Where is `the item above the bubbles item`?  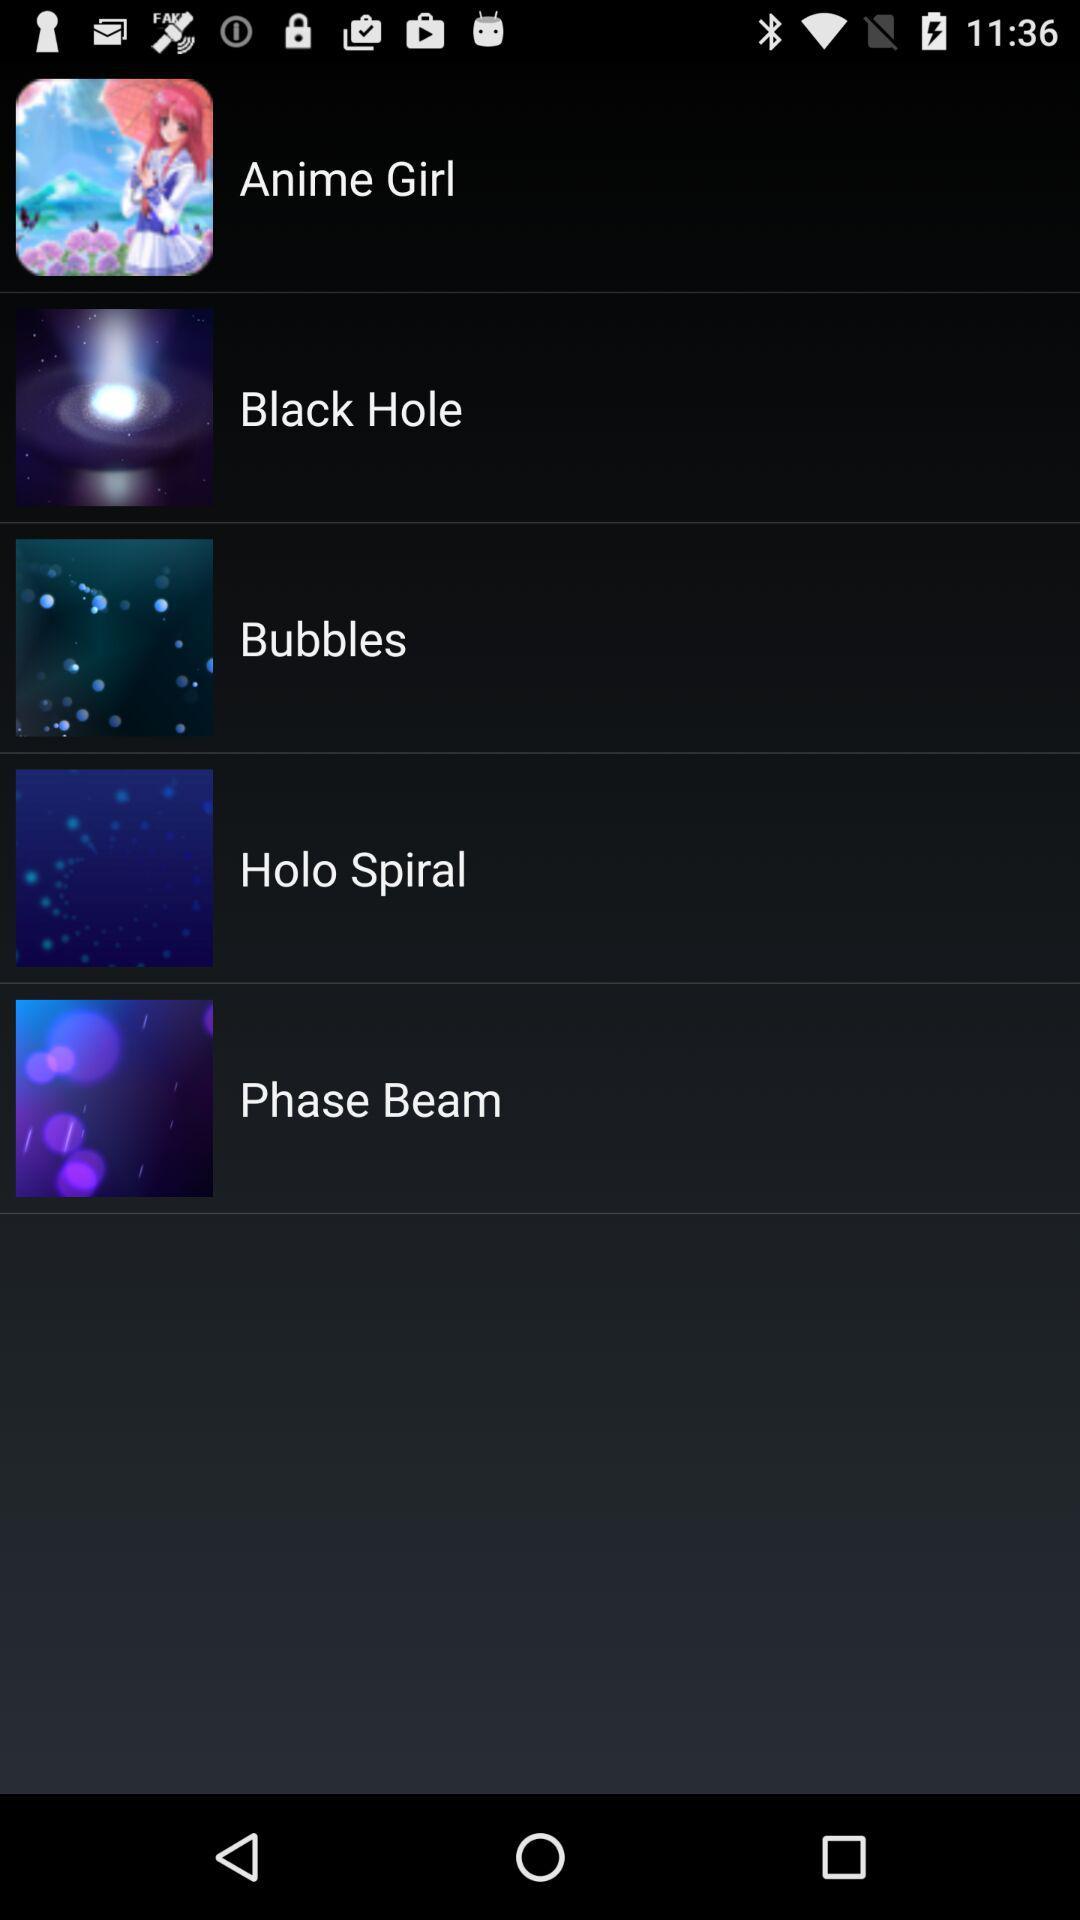 the item above the bubbles item is located at coordinates (350, 406).